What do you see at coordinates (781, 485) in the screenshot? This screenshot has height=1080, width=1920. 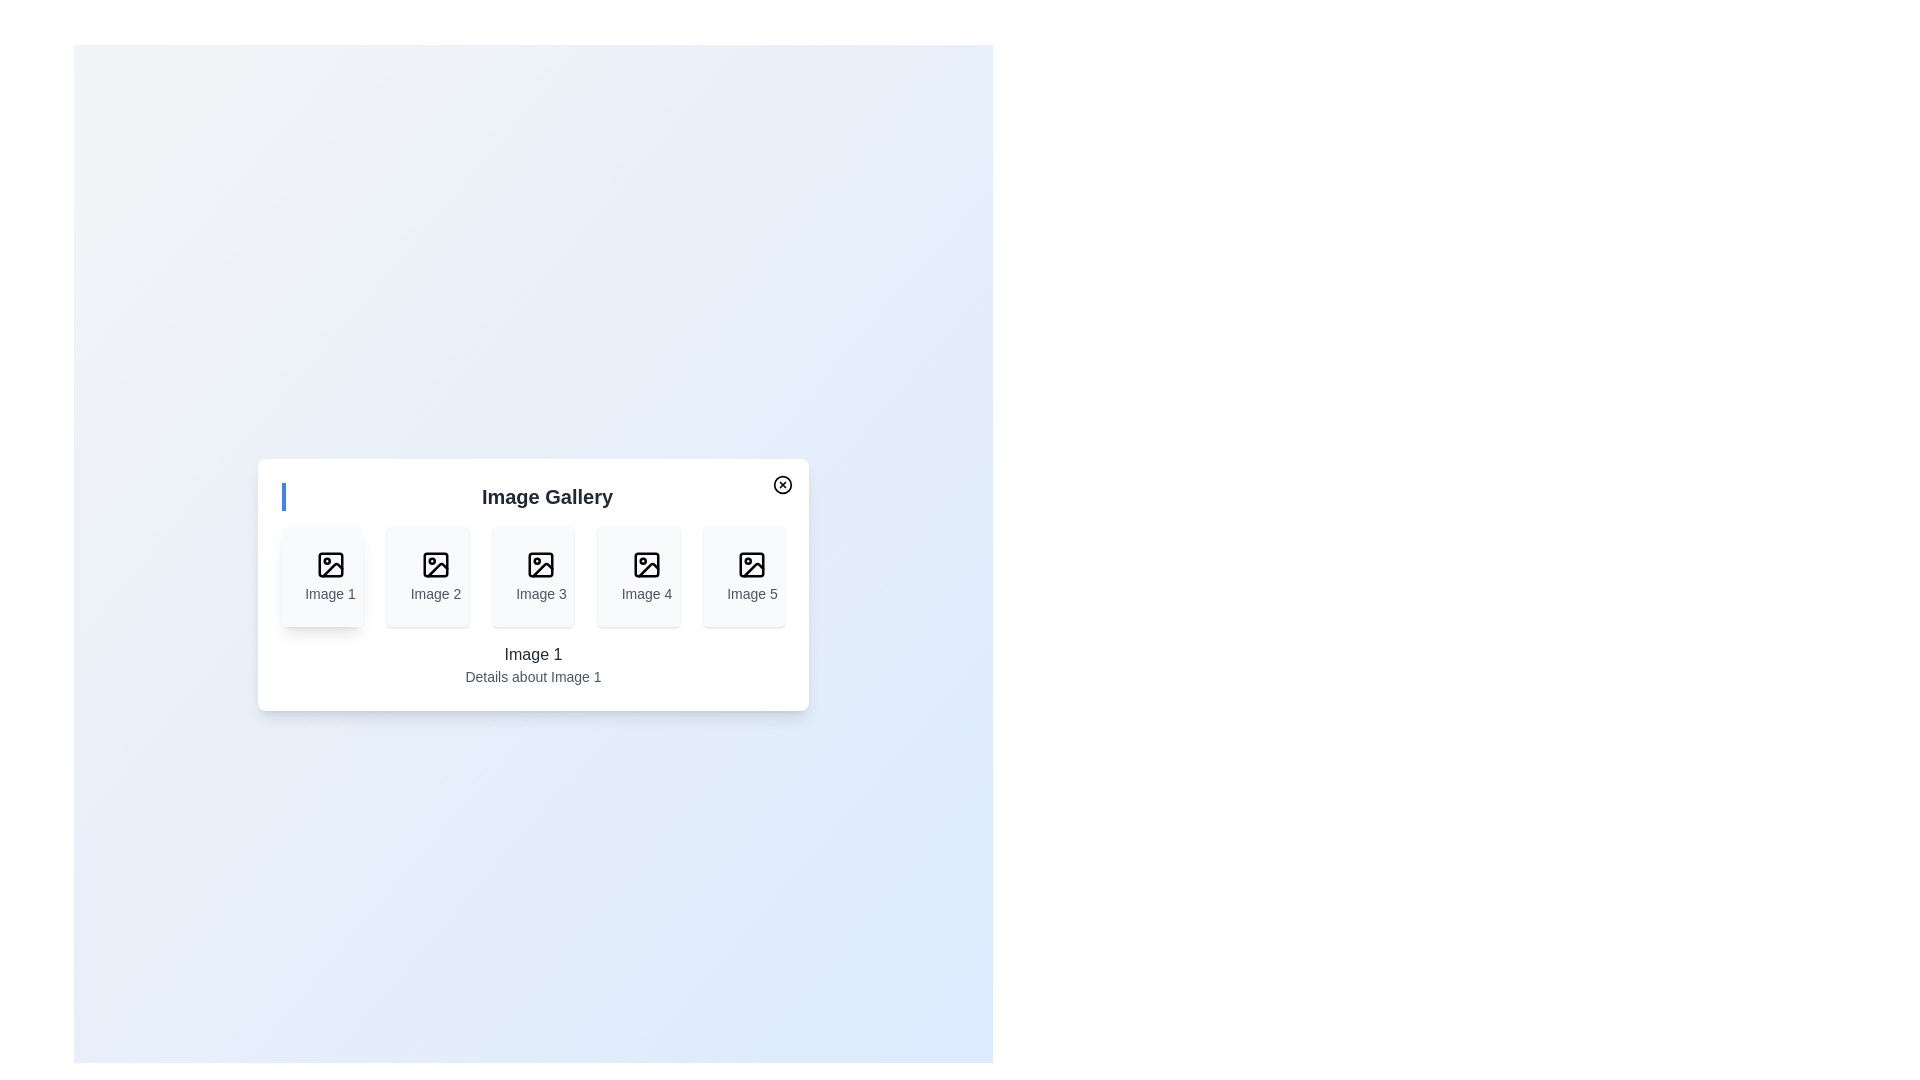 I see `close button located at the top-right corner of the gallery dialog` at bounding box center [781, 485].